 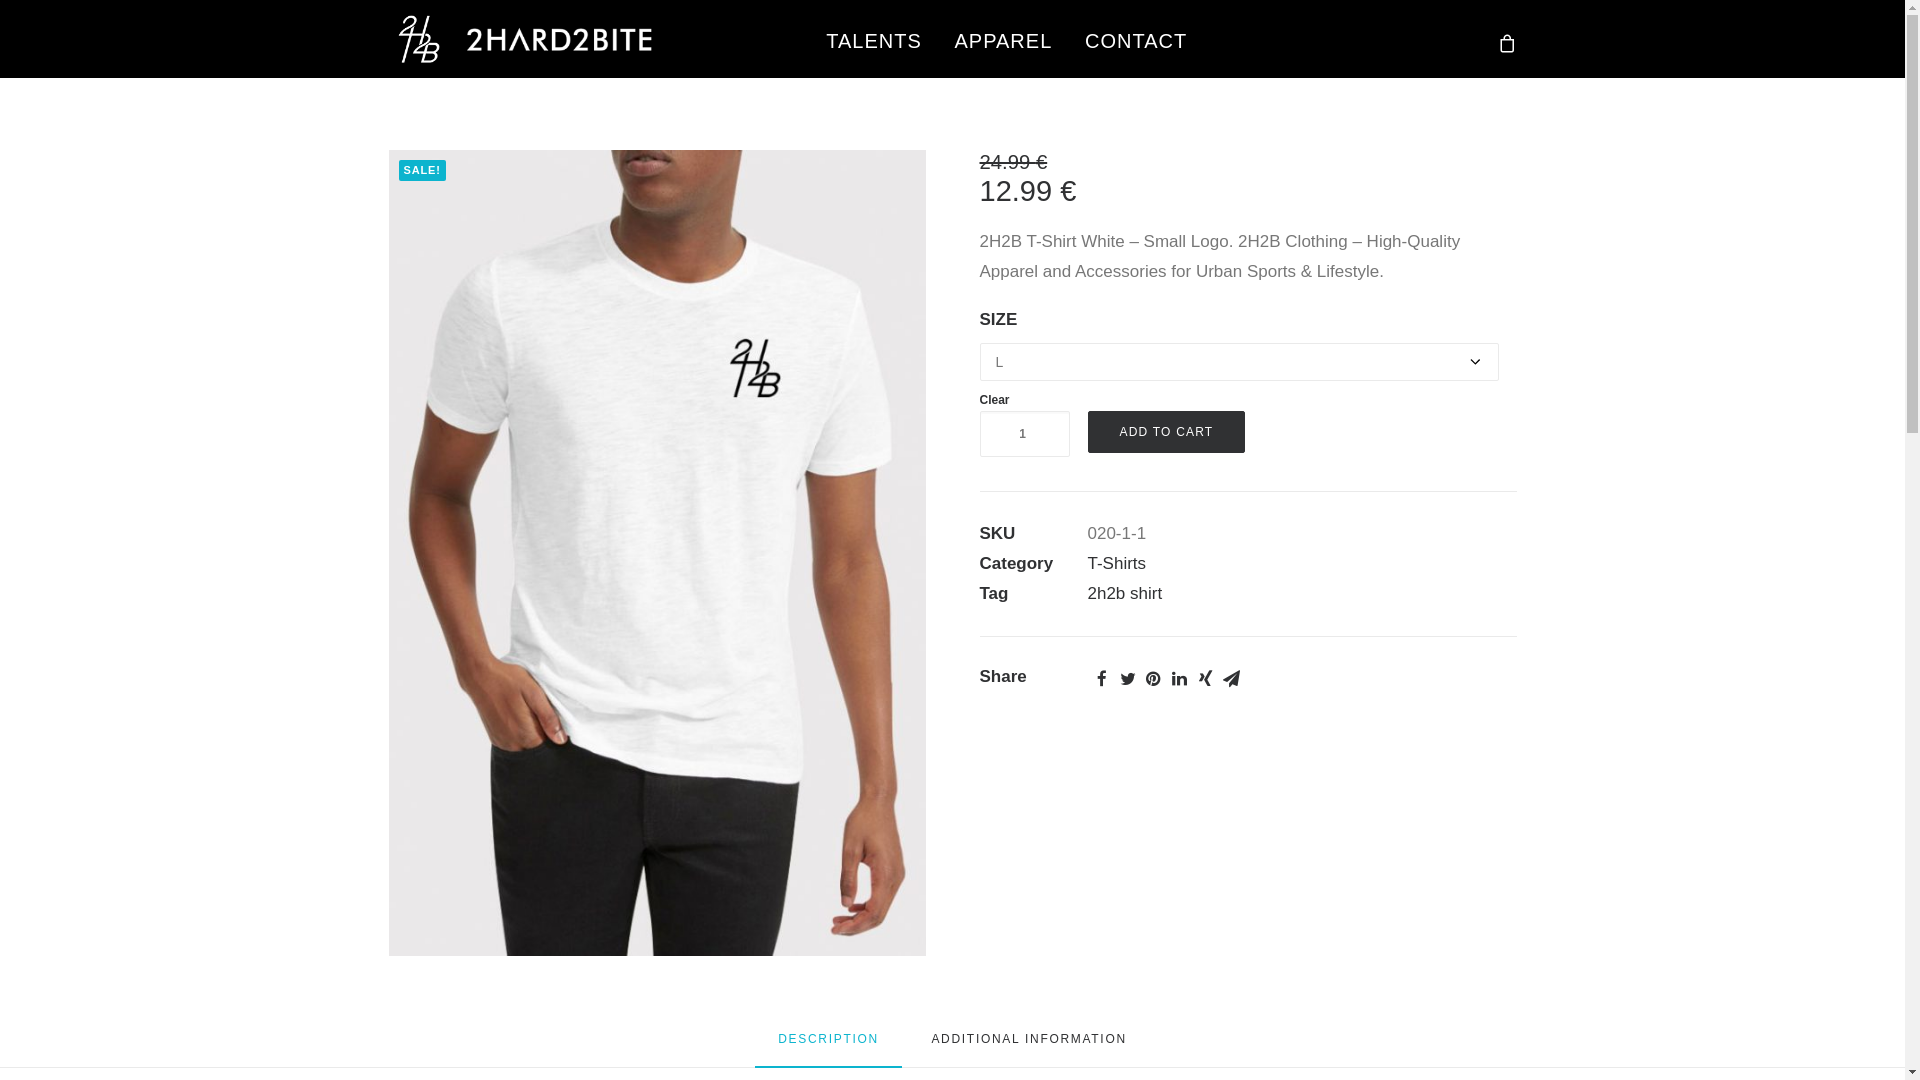 What do you see at coordinates (828, 1047) in the screenshot?
I see `'DESCRIPTION'` at bounding box center [828, 1047].